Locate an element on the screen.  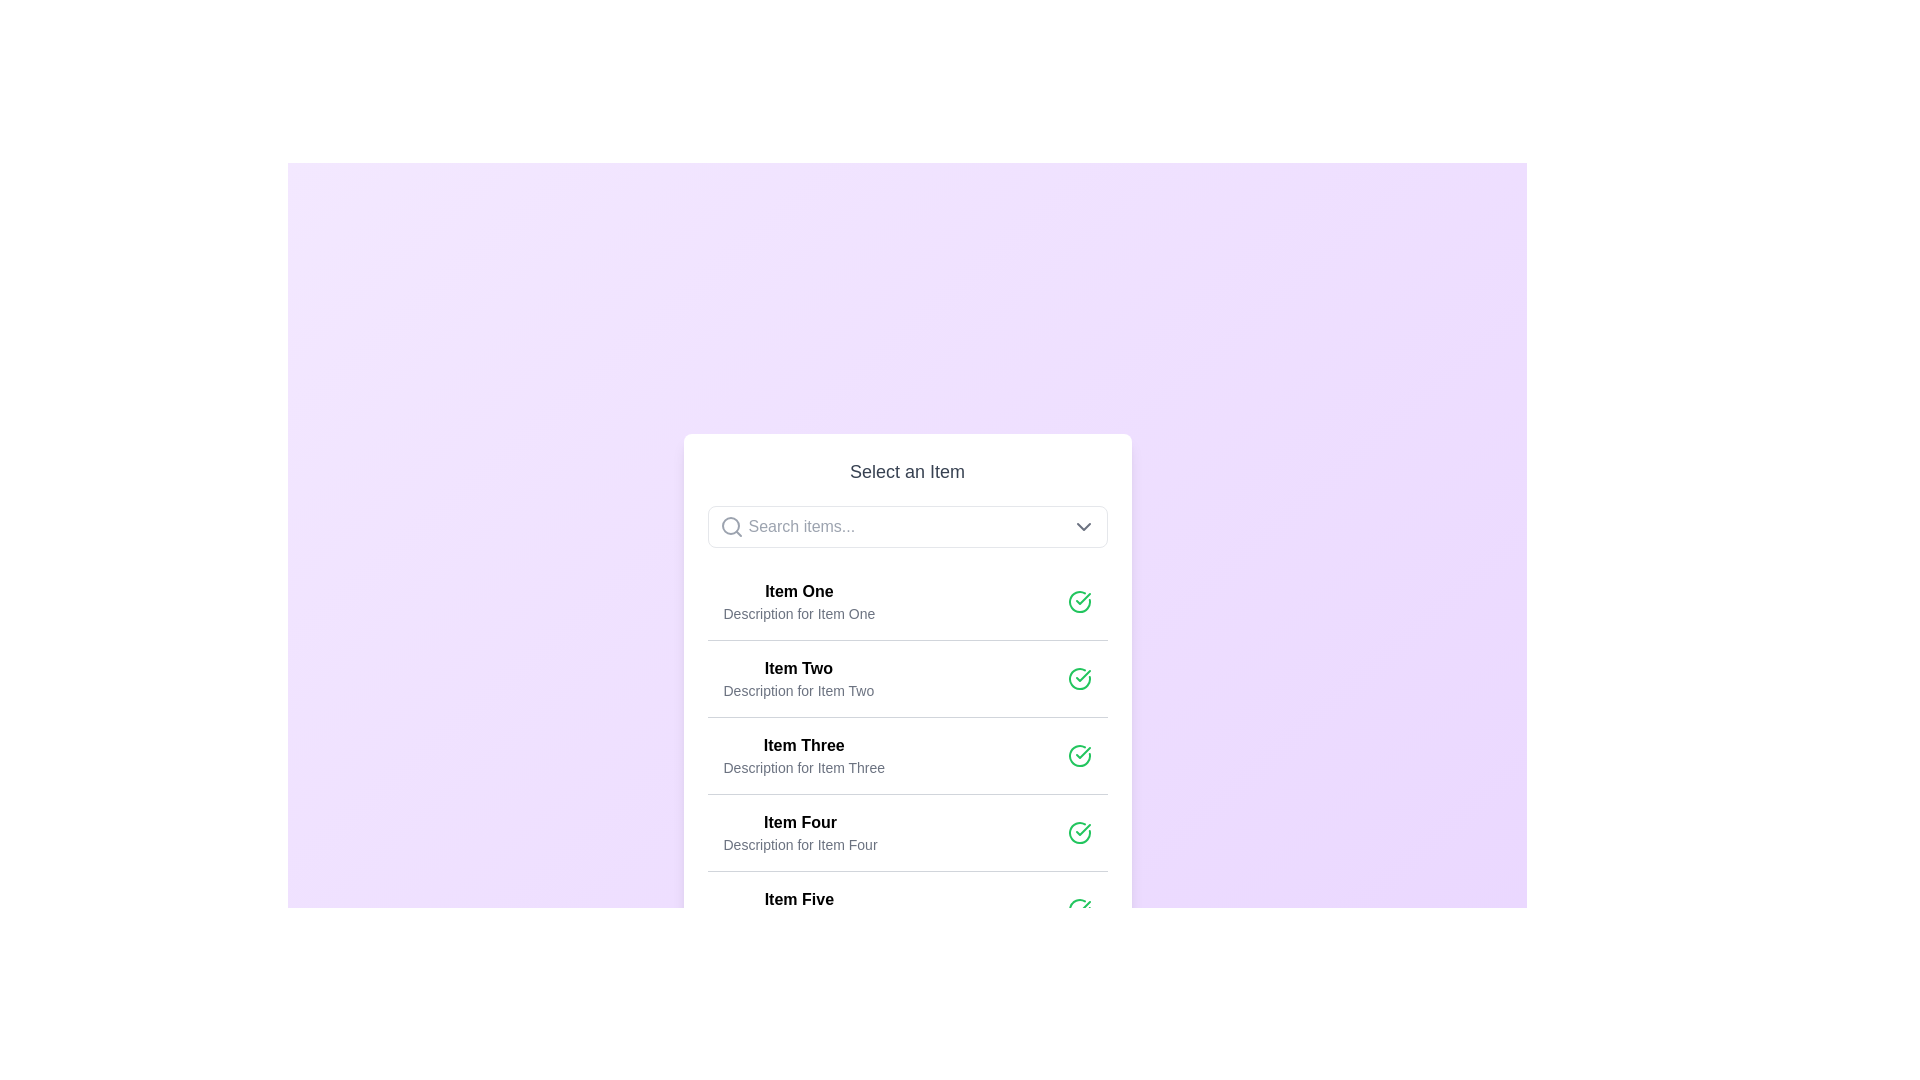
the descriptive text element located directly below the title 'Item One', which provides additional information about this list item is located at coordinates (798, 612).